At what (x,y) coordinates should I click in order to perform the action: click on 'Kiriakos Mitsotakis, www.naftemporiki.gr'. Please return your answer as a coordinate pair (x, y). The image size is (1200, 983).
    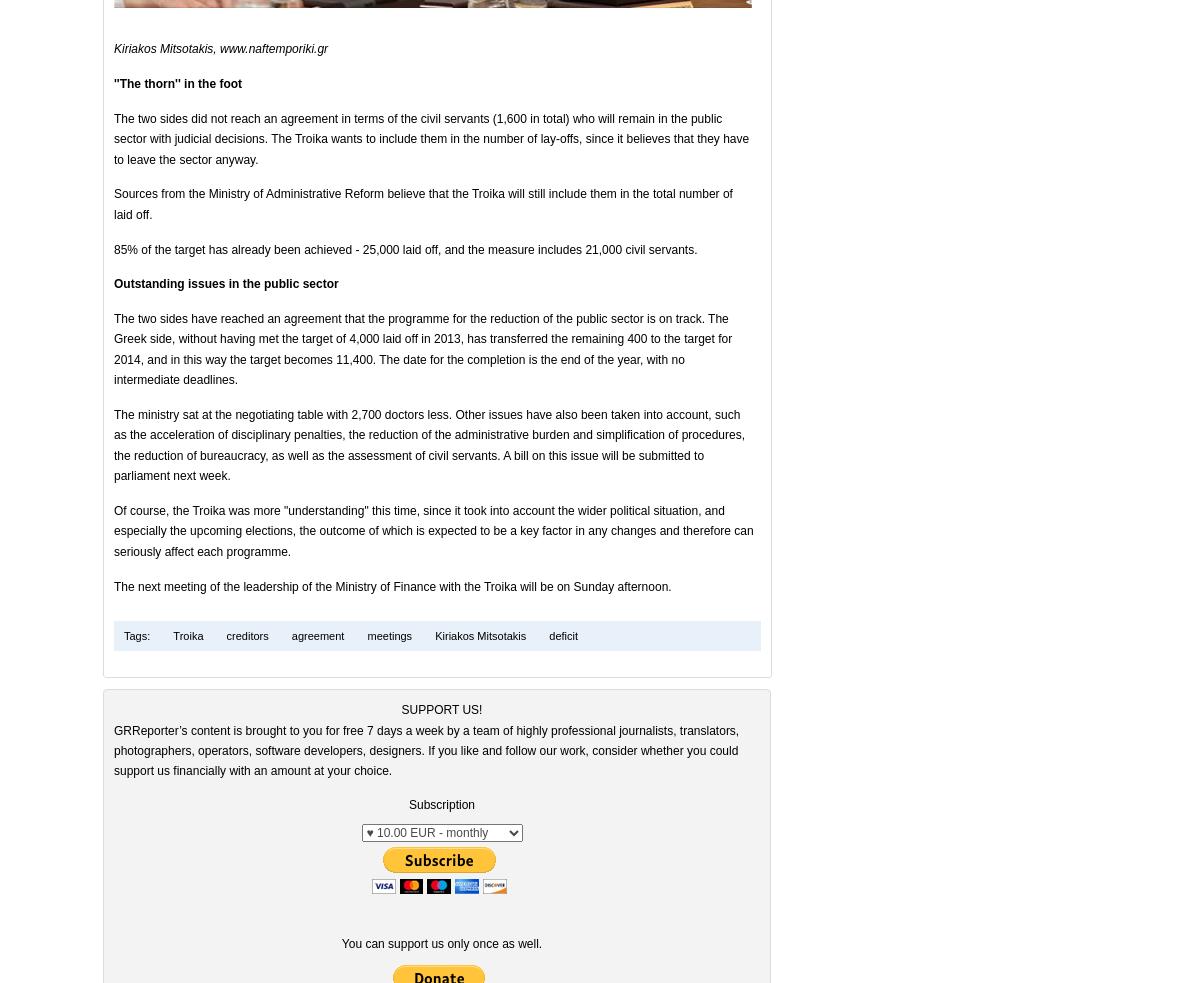
    Looking at the image, I should click on (220, 47).